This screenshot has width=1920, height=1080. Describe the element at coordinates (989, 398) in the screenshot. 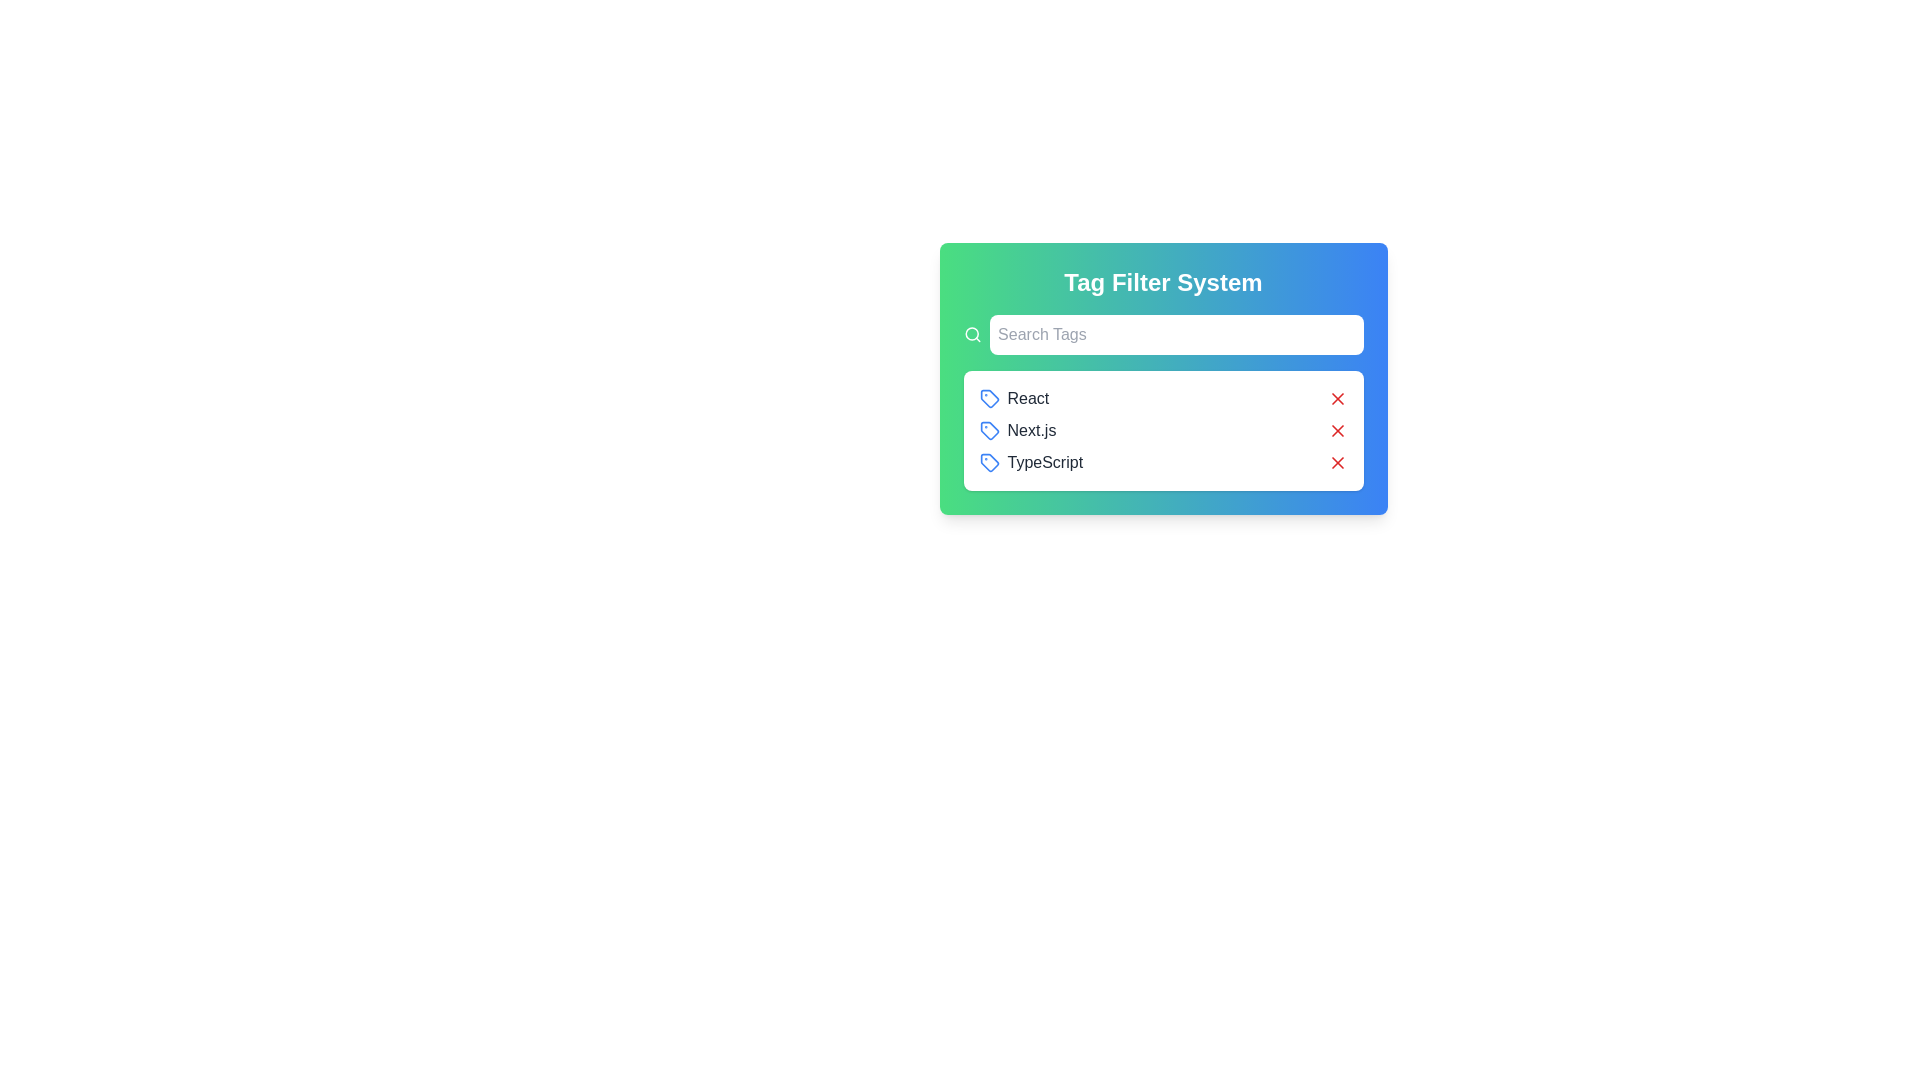

I see `the blue tag icon located at the top-left corner of the list item labeled 'React'` at that location.